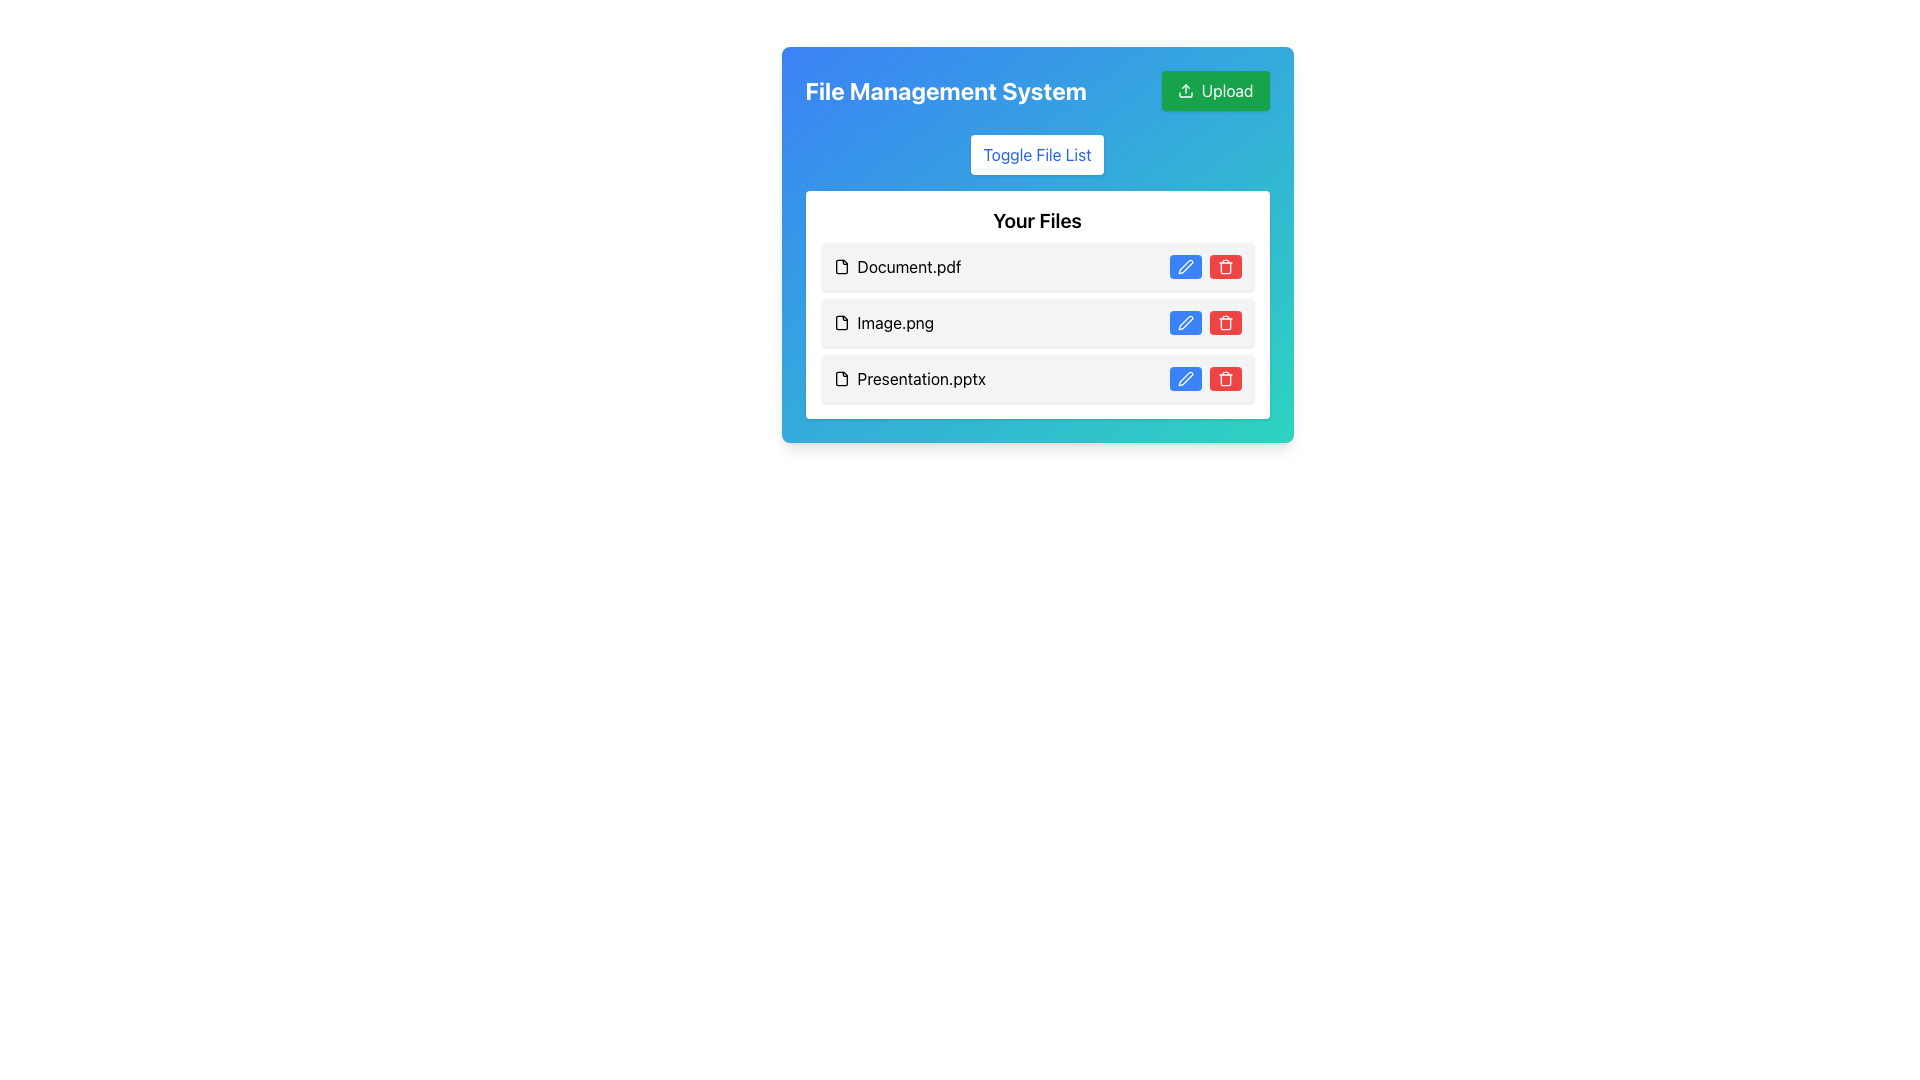  Describe the element at coordinates (1185, 378) in the screenshot. I see `the Edit button for the 'Presentation.pptx' file entry` at that location.